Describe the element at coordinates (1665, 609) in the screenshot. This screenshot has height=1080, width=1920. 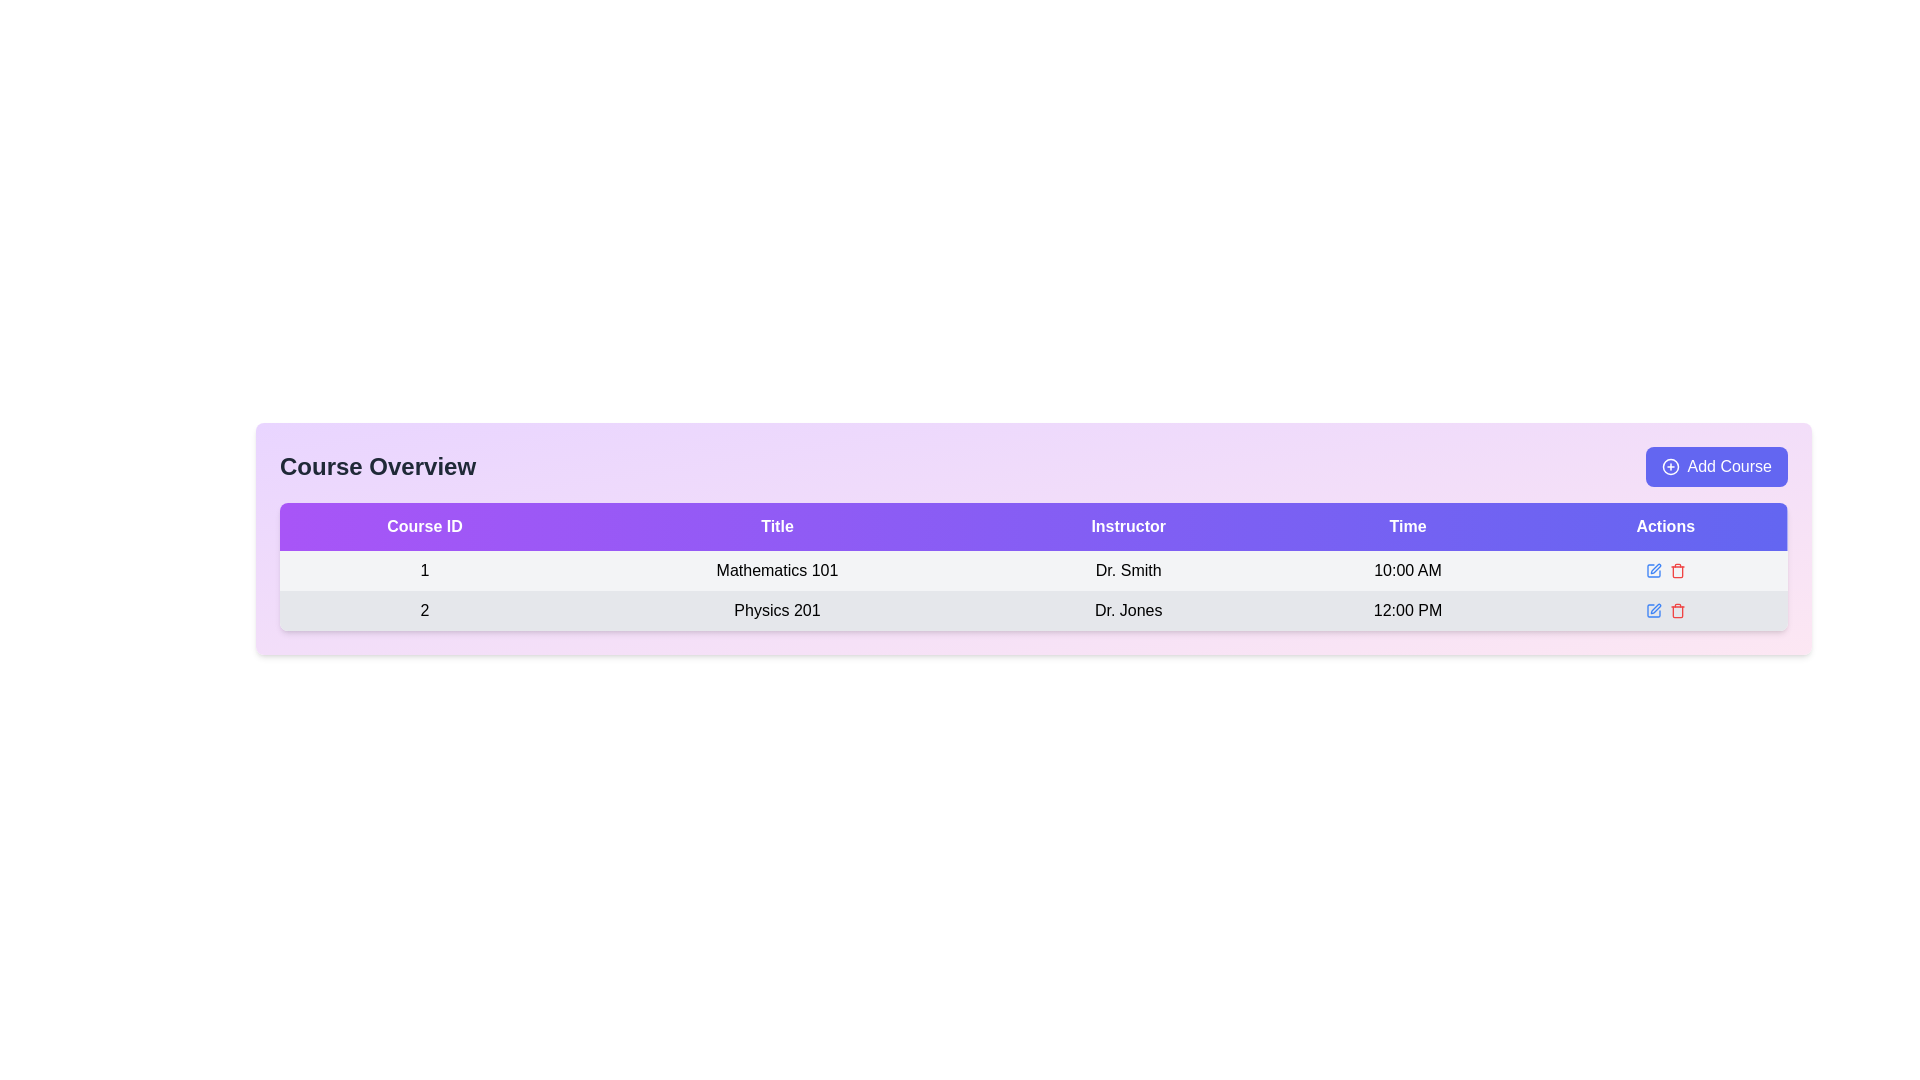
I see `the delete button in the Actions column of the second row of the table, which is associated with the course 'Physics 201'` at that location.